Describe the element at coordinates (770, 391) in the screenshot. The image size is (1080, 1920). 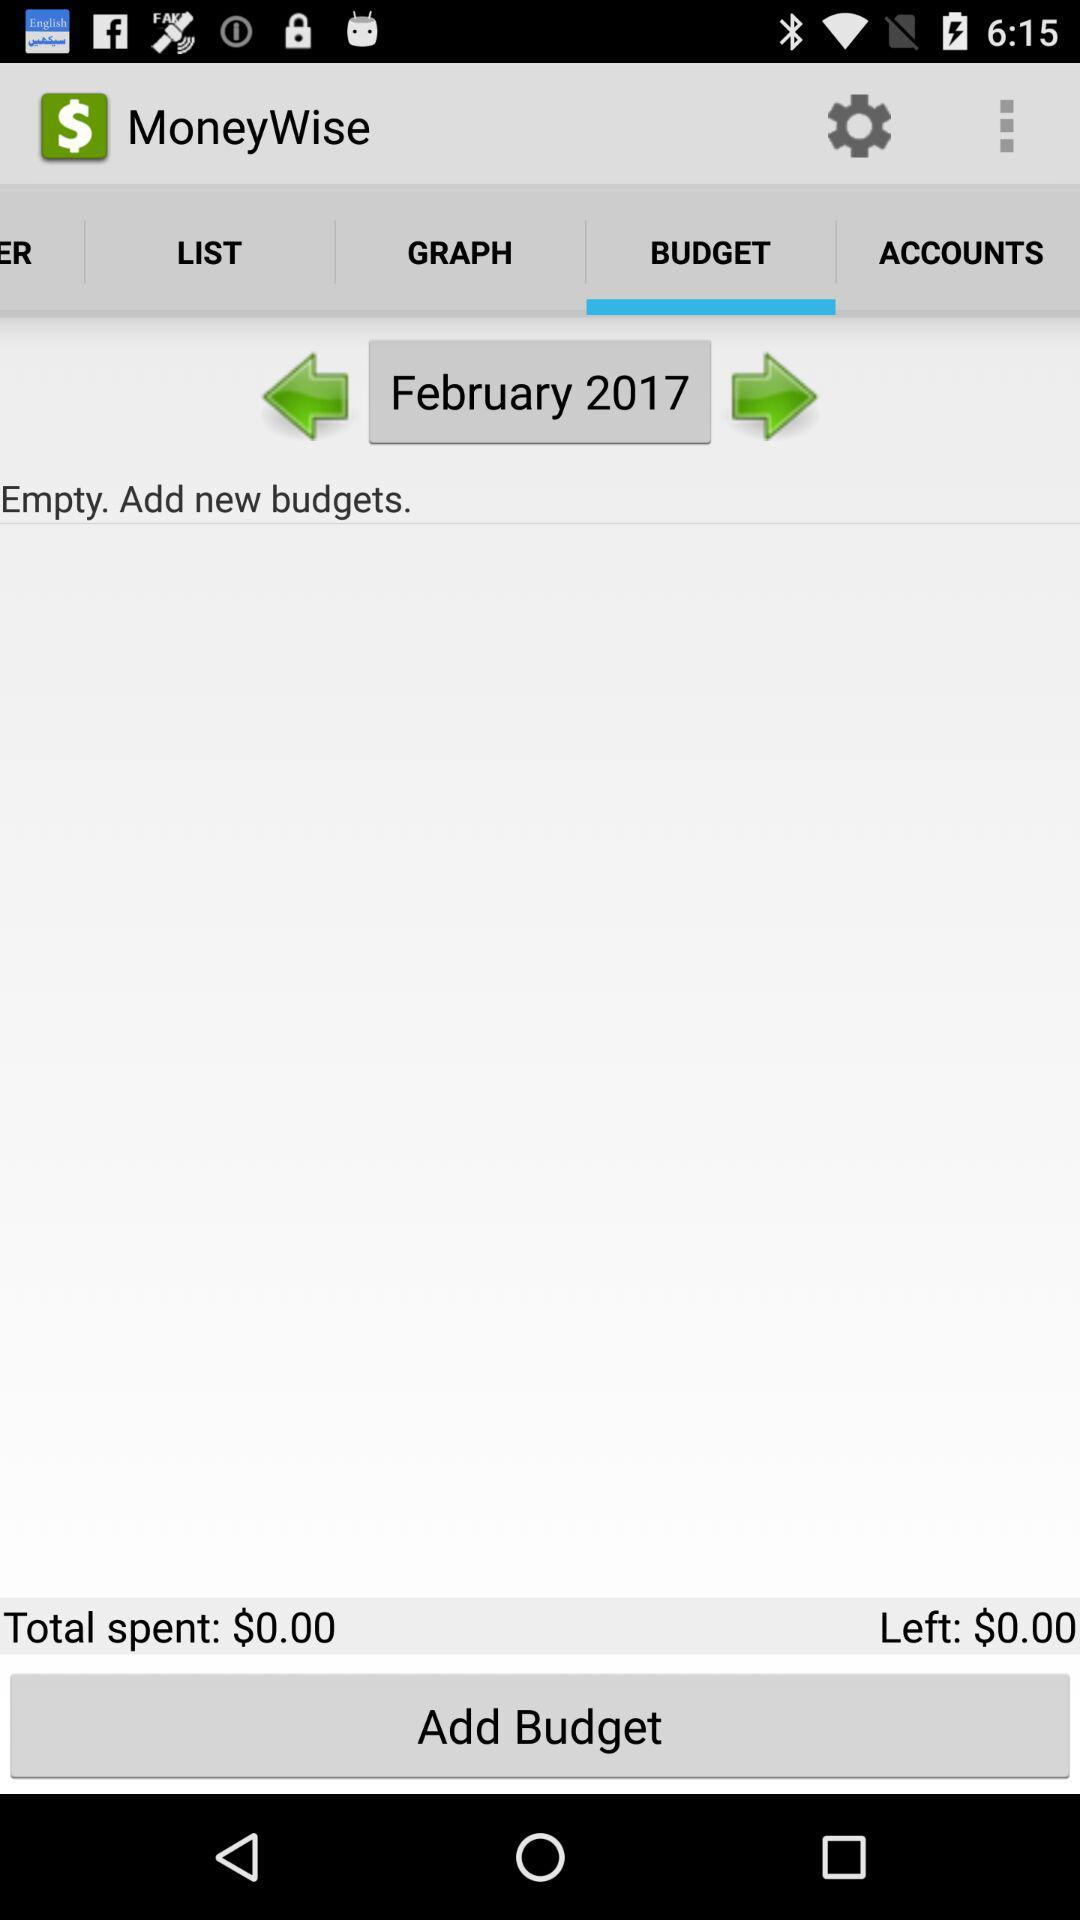
I see `item next to the february 2017 button` at that location.